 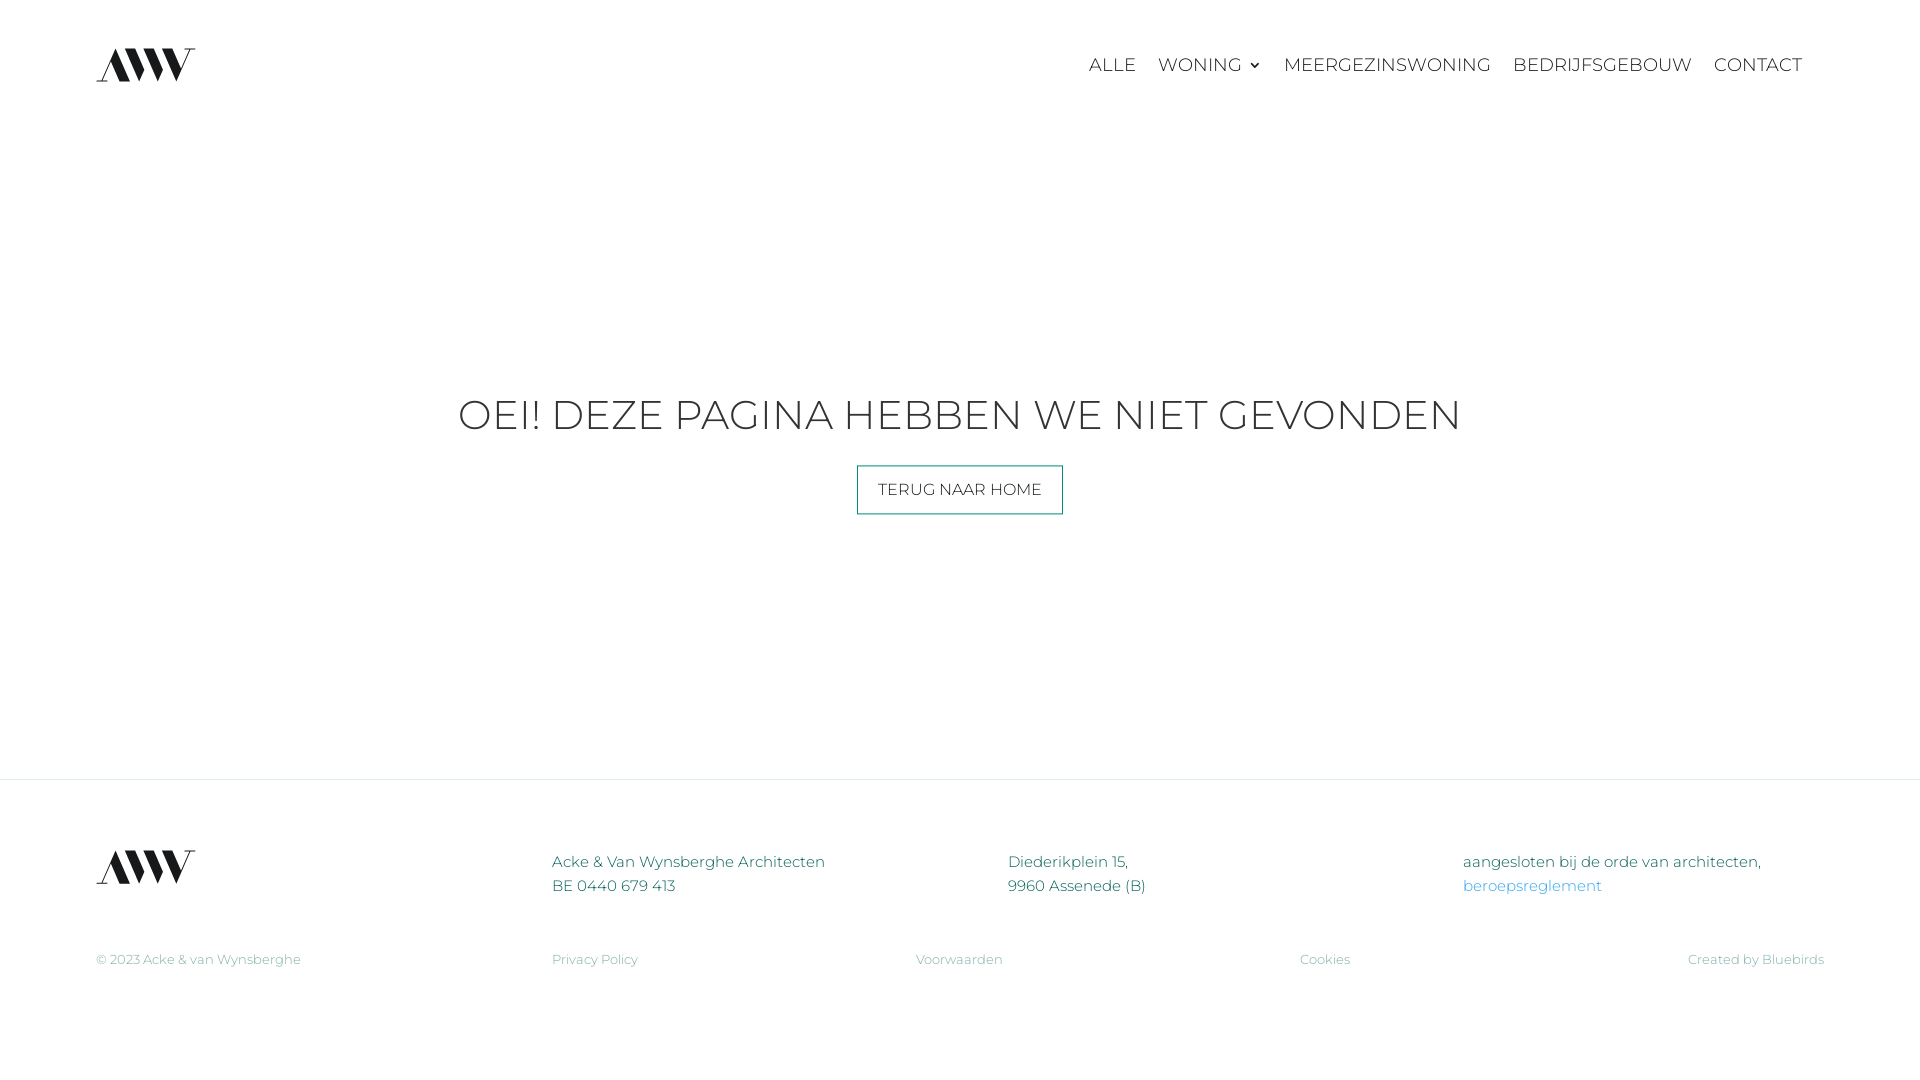 What do you see at coordinates (1463, 884) in the screenshot?
I see `'beroepsreglement'` at bounding box center [1463, 884].